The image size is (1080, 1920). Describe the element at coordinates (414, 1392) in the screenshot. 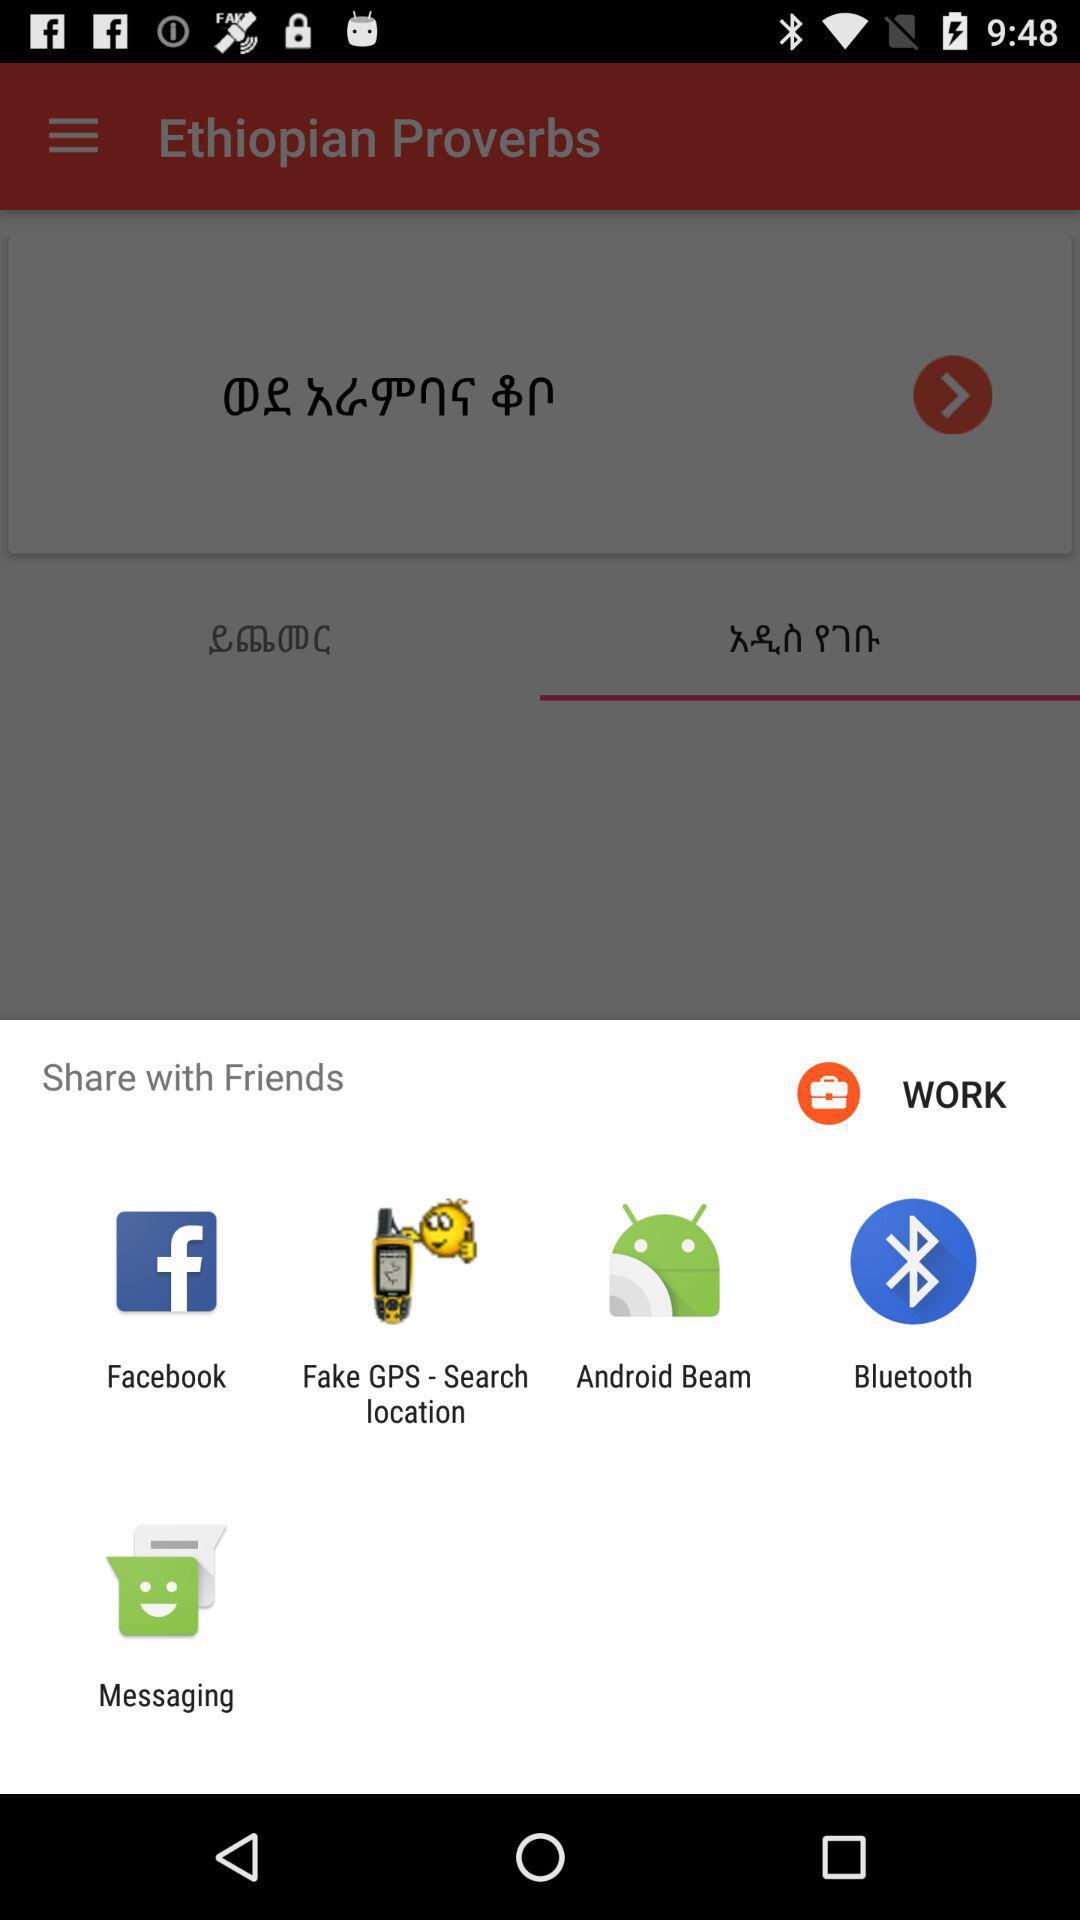

I see `item next to facebook app` at that location.